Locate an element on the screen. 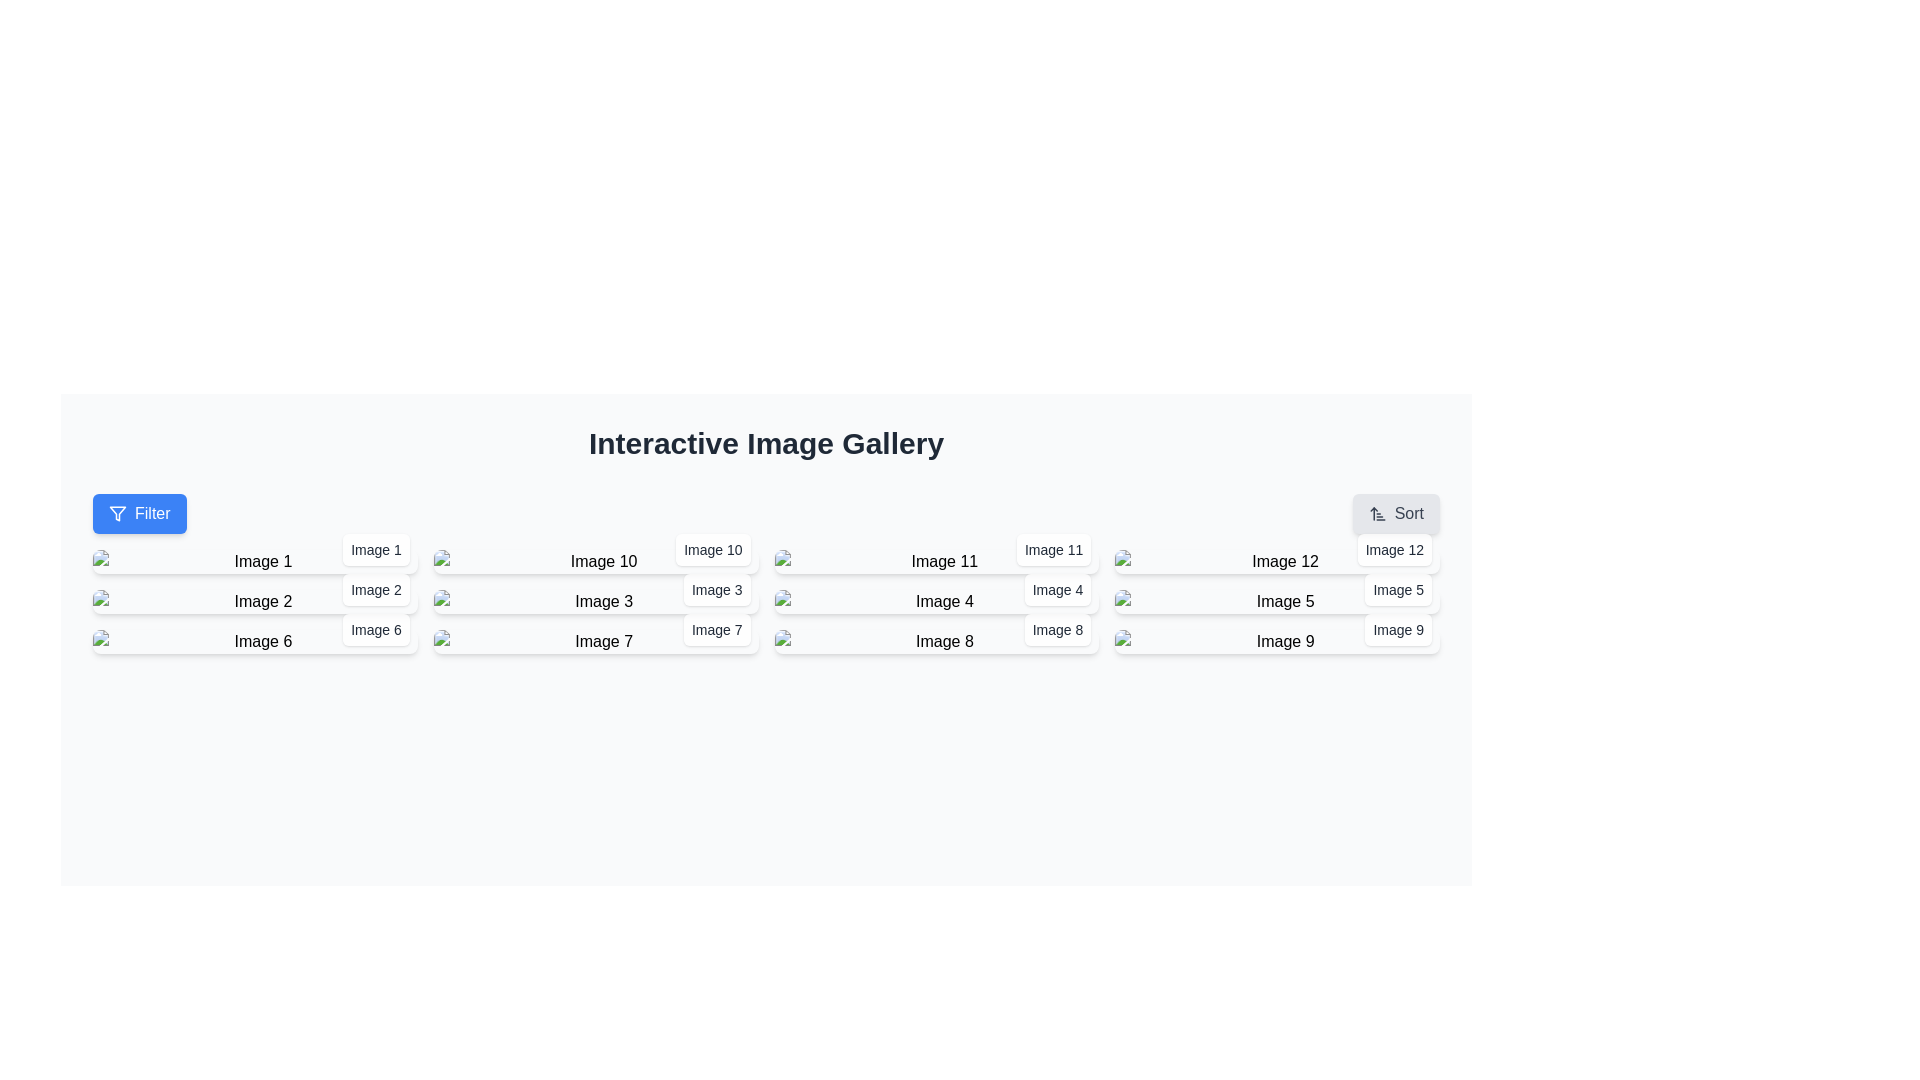  the fifth image thumbnail in the gallery is located at coordinates (1276, 600).